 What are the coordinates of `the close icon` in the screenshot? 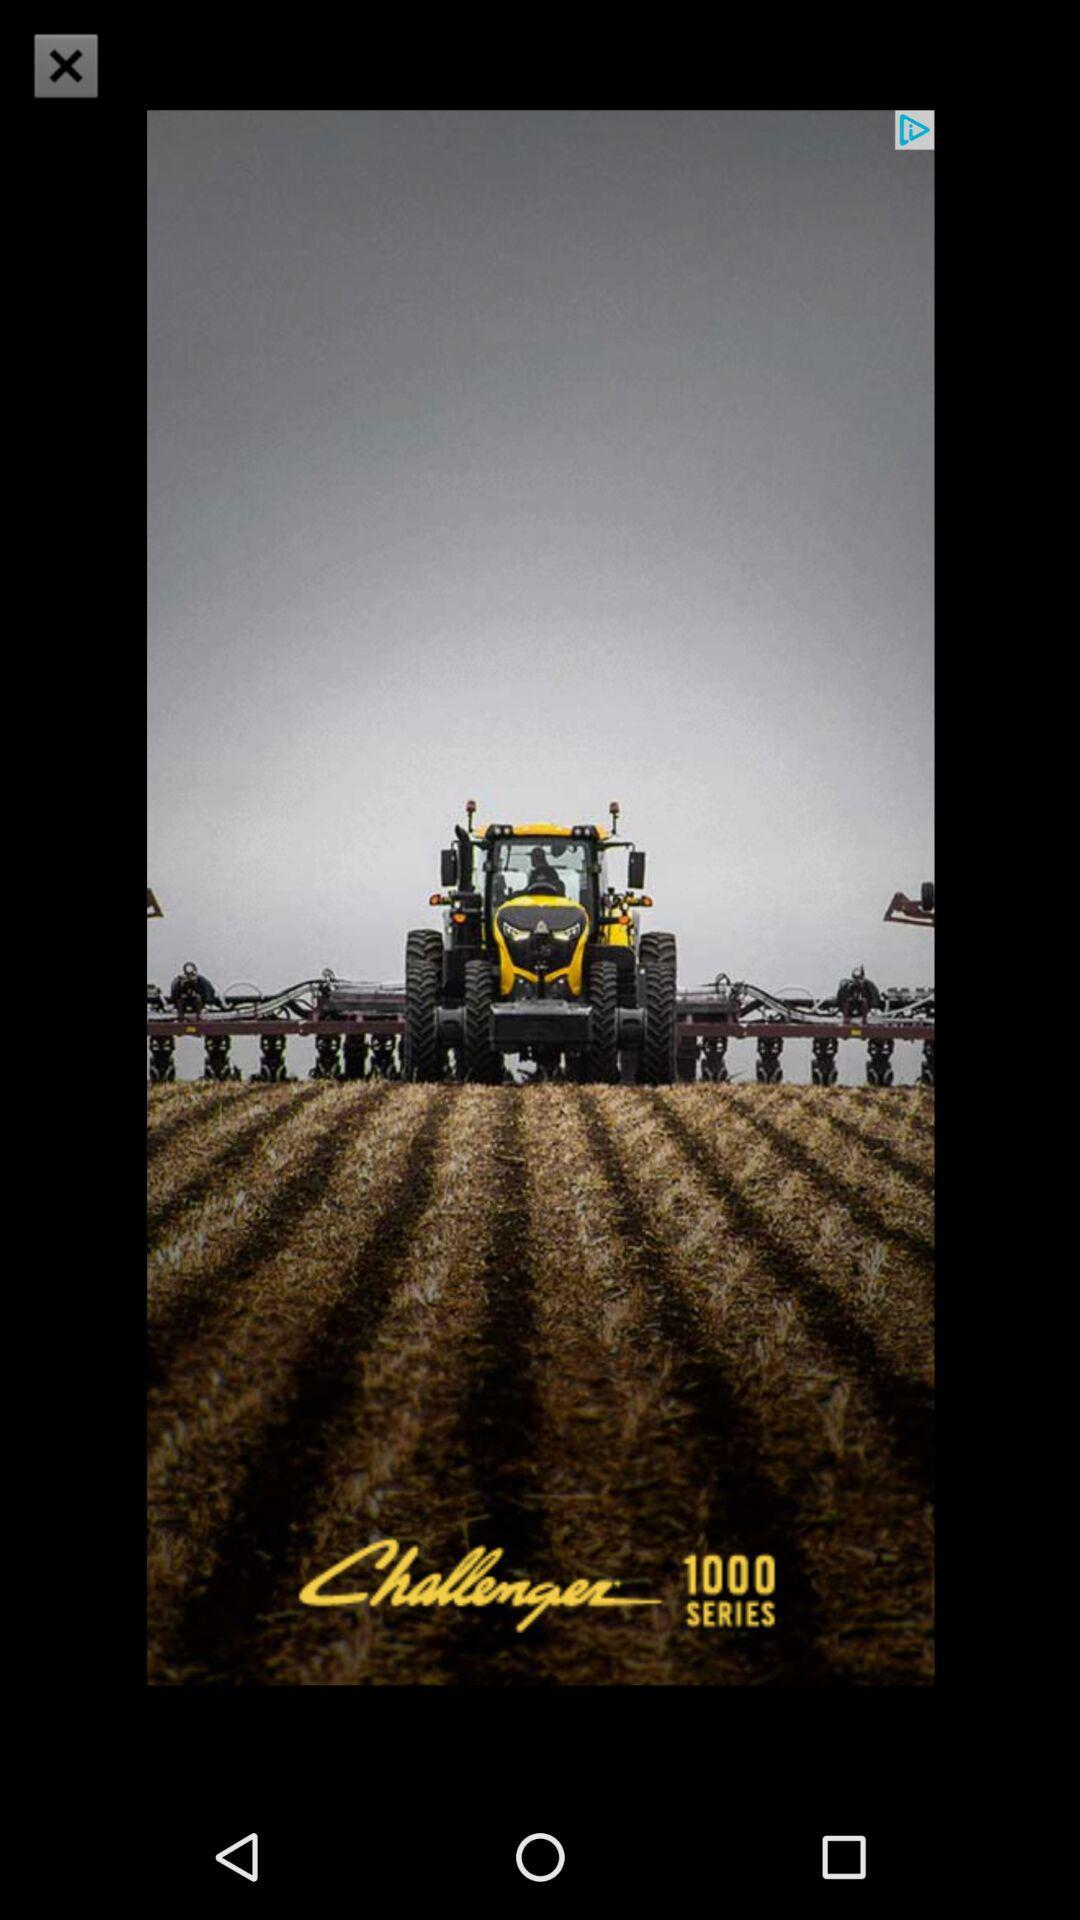 It's located at (64, 70).